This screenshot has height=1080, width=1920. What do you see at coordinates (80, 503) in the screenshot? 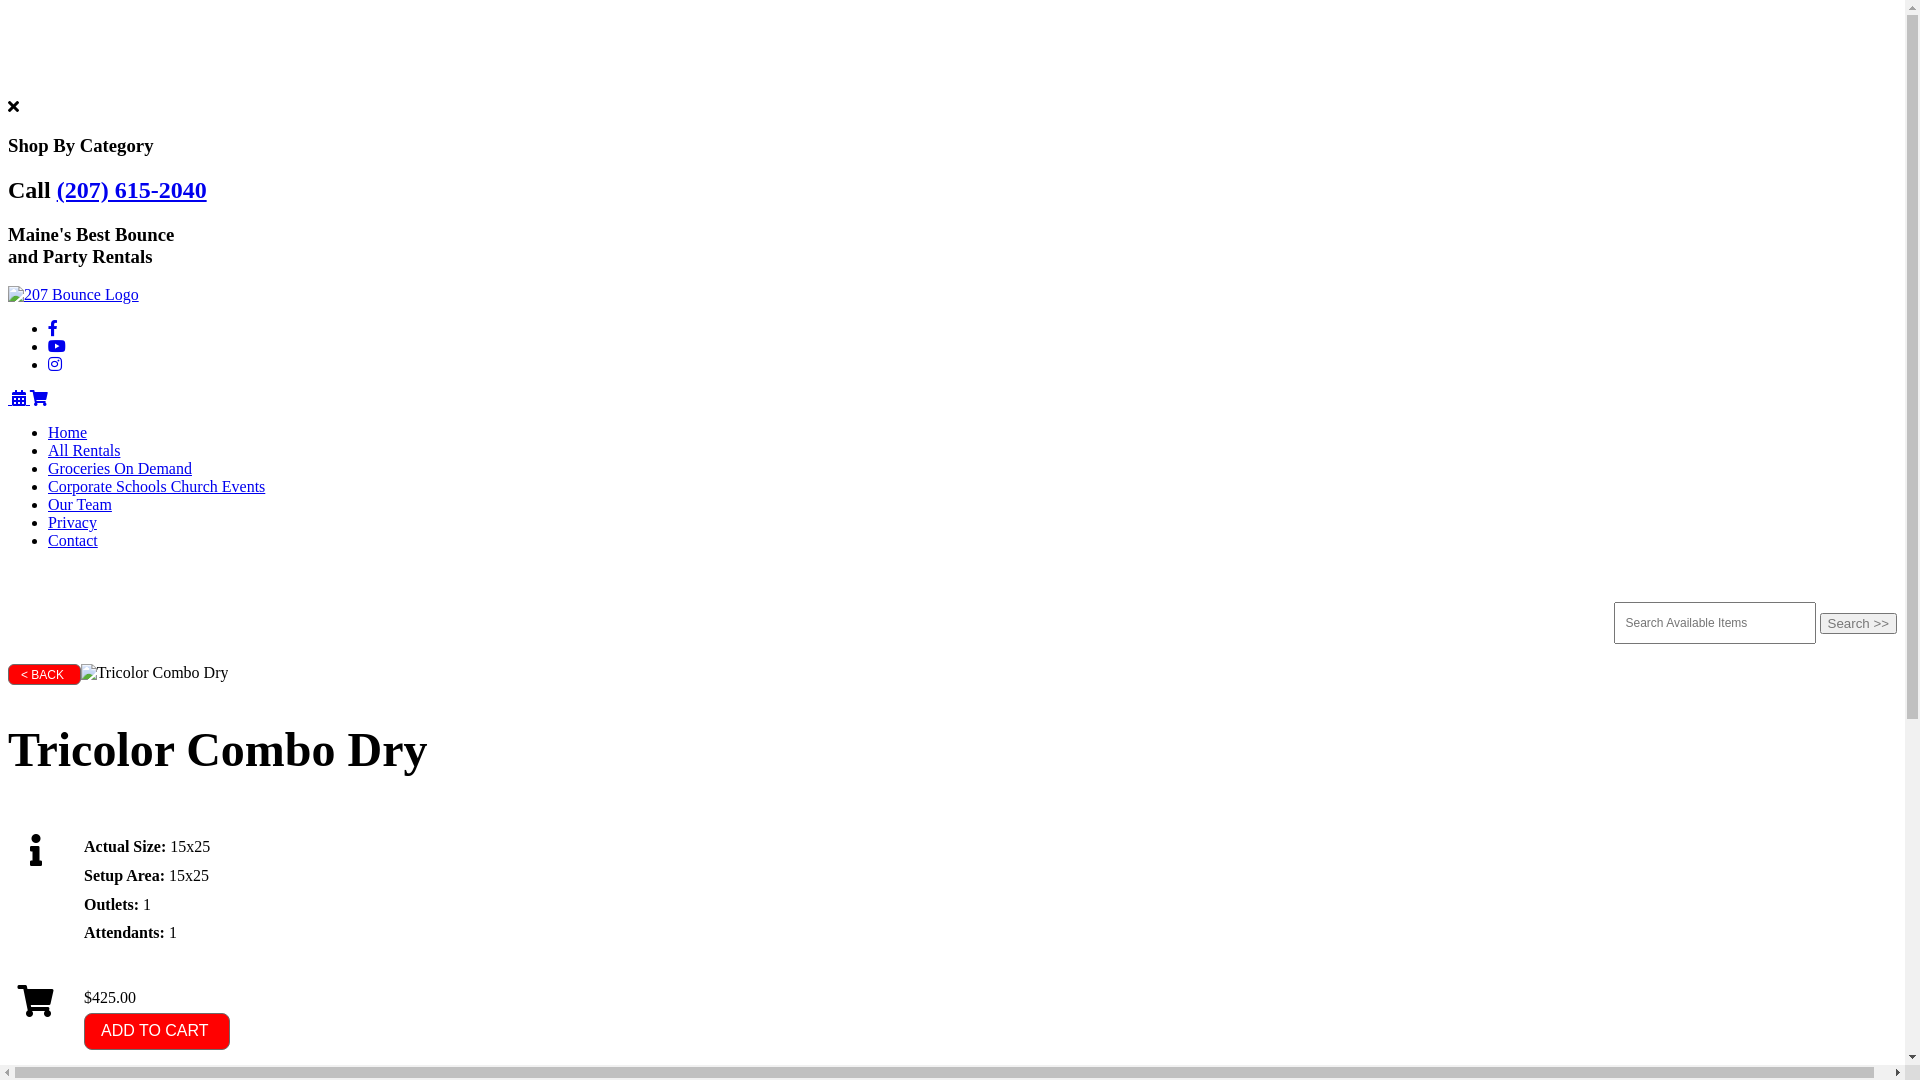
I see `'Our Team'` at bounding box center [80, 503].